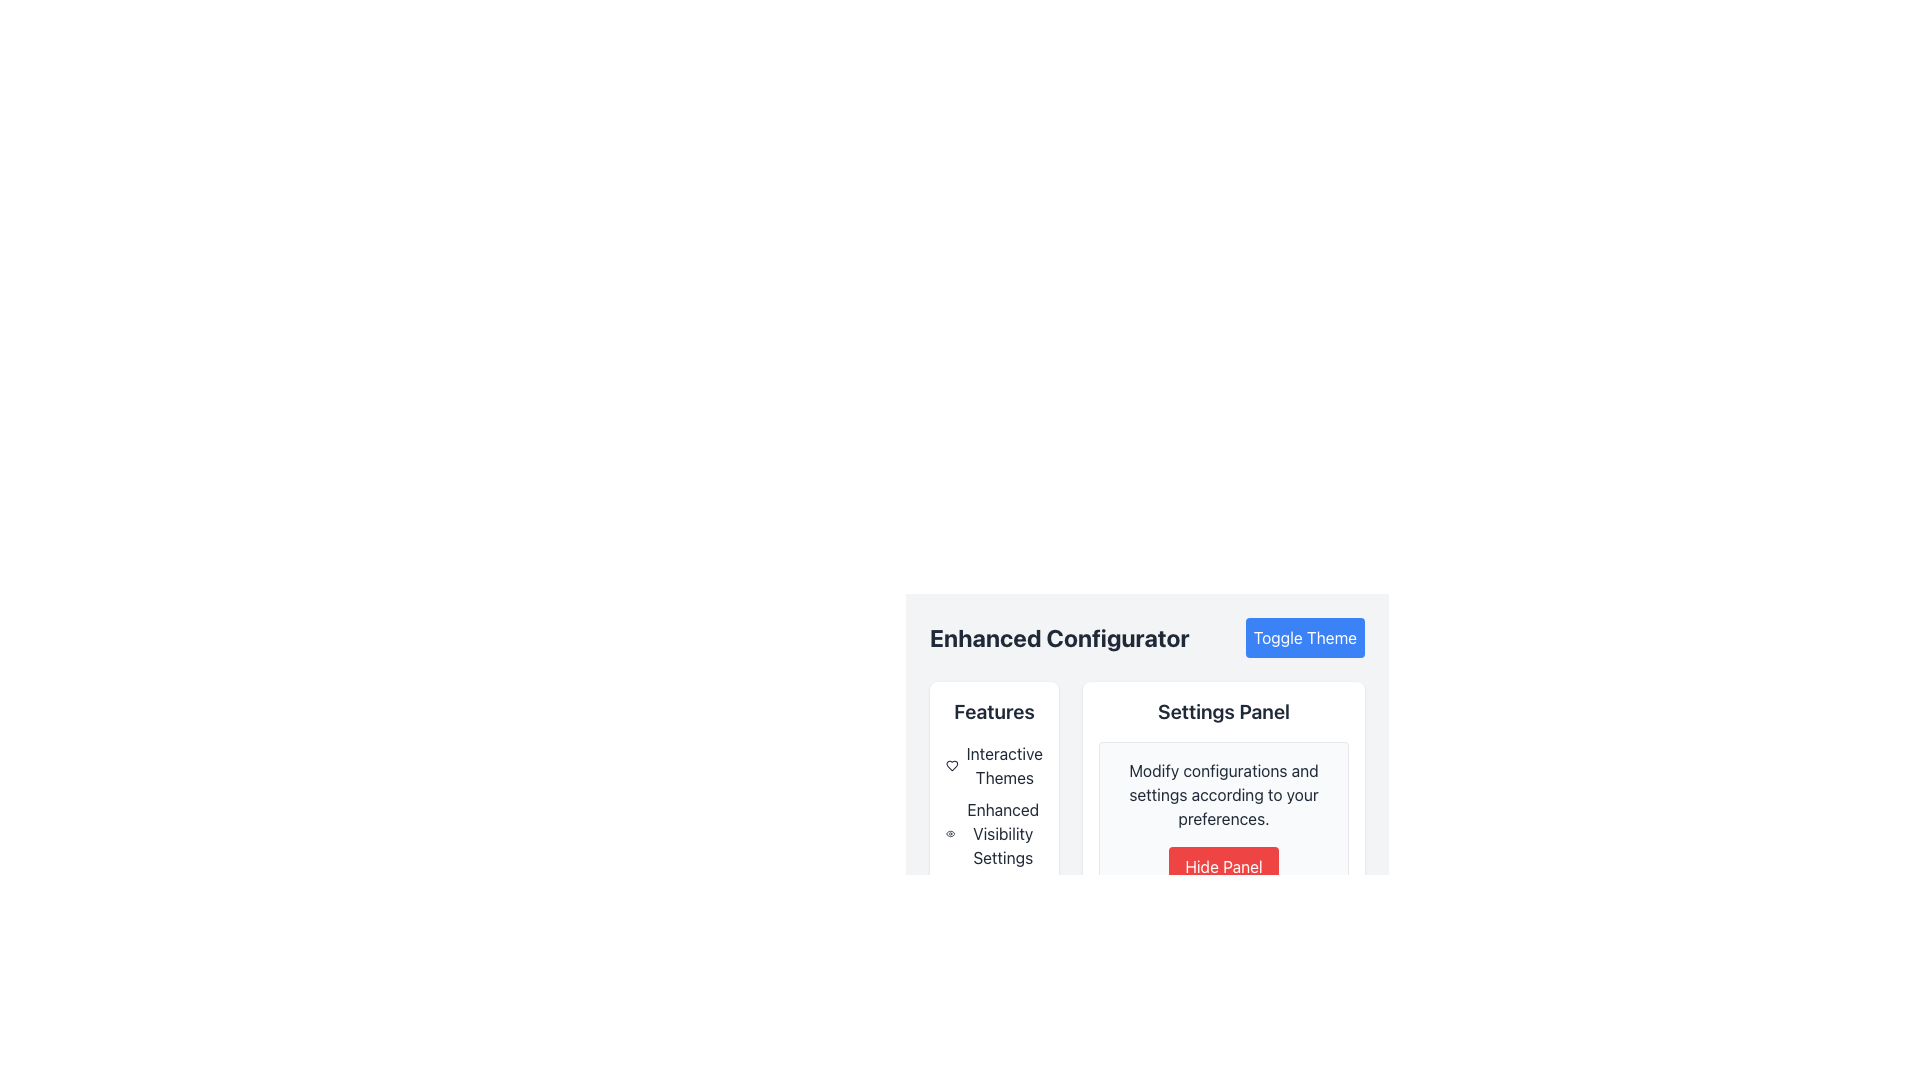  Describe the element at coordinates (1223, 866) in the screenshot. I see `the 'Hide Panel' button, which has a red background and white text, located in the 'Settings Panel' section at the bottom of the configuration settings` at that location.